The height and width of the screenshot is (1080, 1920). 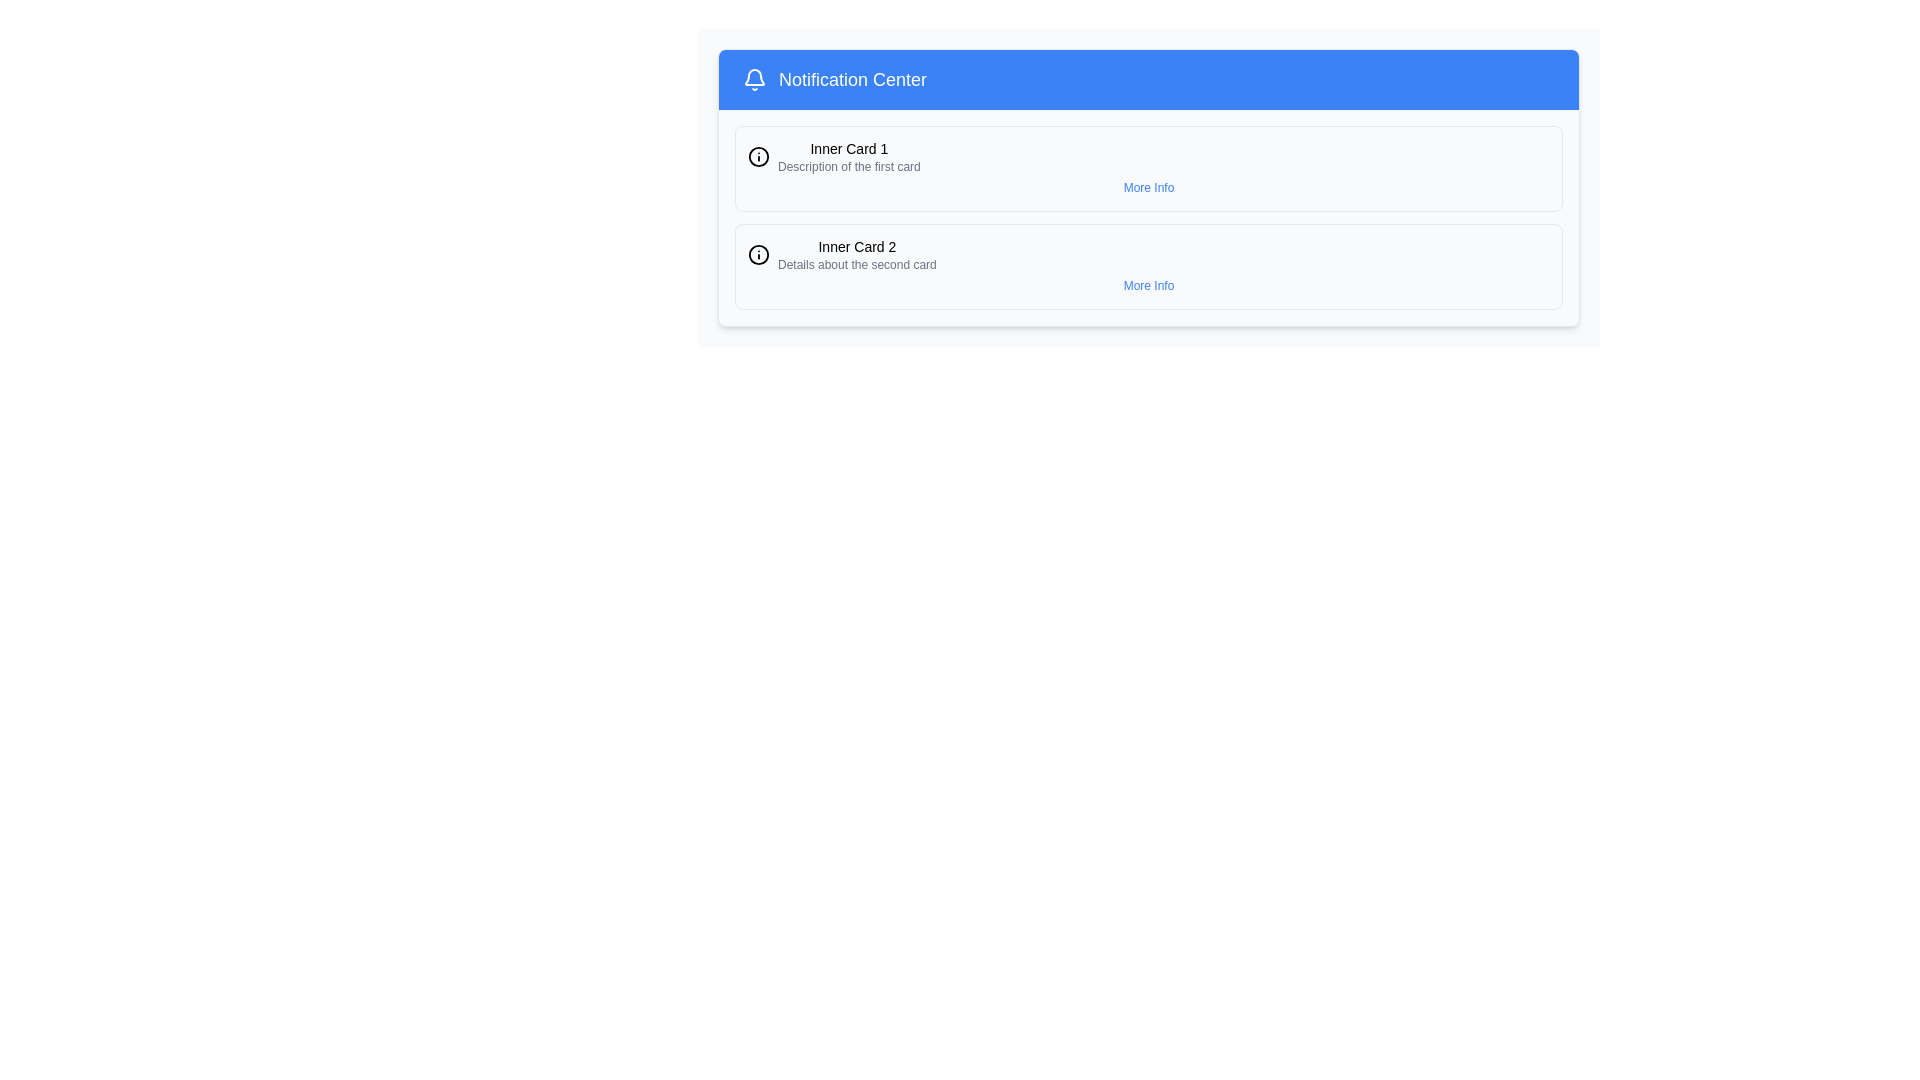 I want to click on the 'More Info' hyperlink located in the lower-right corner of the 'Inner Card 1' section, so click(x=1148, y=188).